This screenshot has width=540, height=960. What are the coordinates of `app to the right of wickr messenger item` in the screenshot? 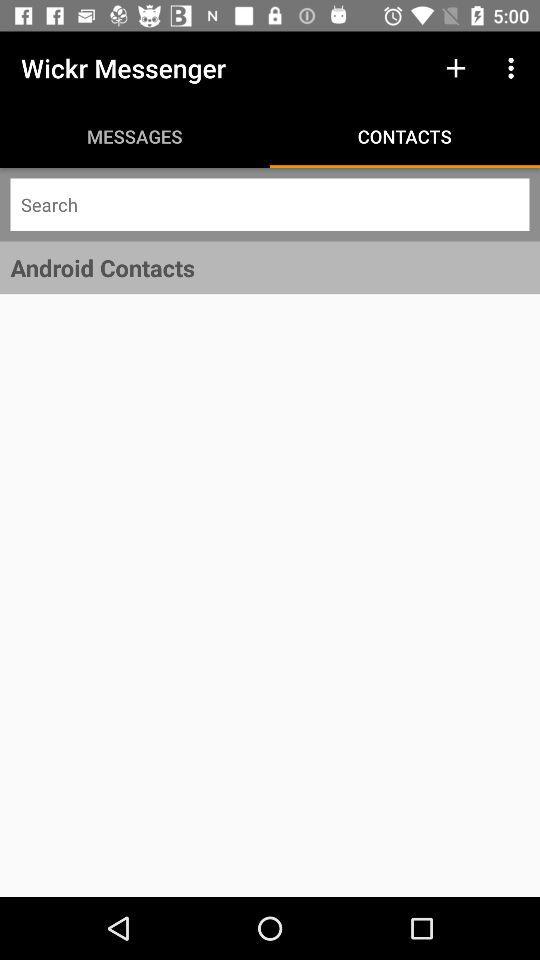 It's located at (455, 68).